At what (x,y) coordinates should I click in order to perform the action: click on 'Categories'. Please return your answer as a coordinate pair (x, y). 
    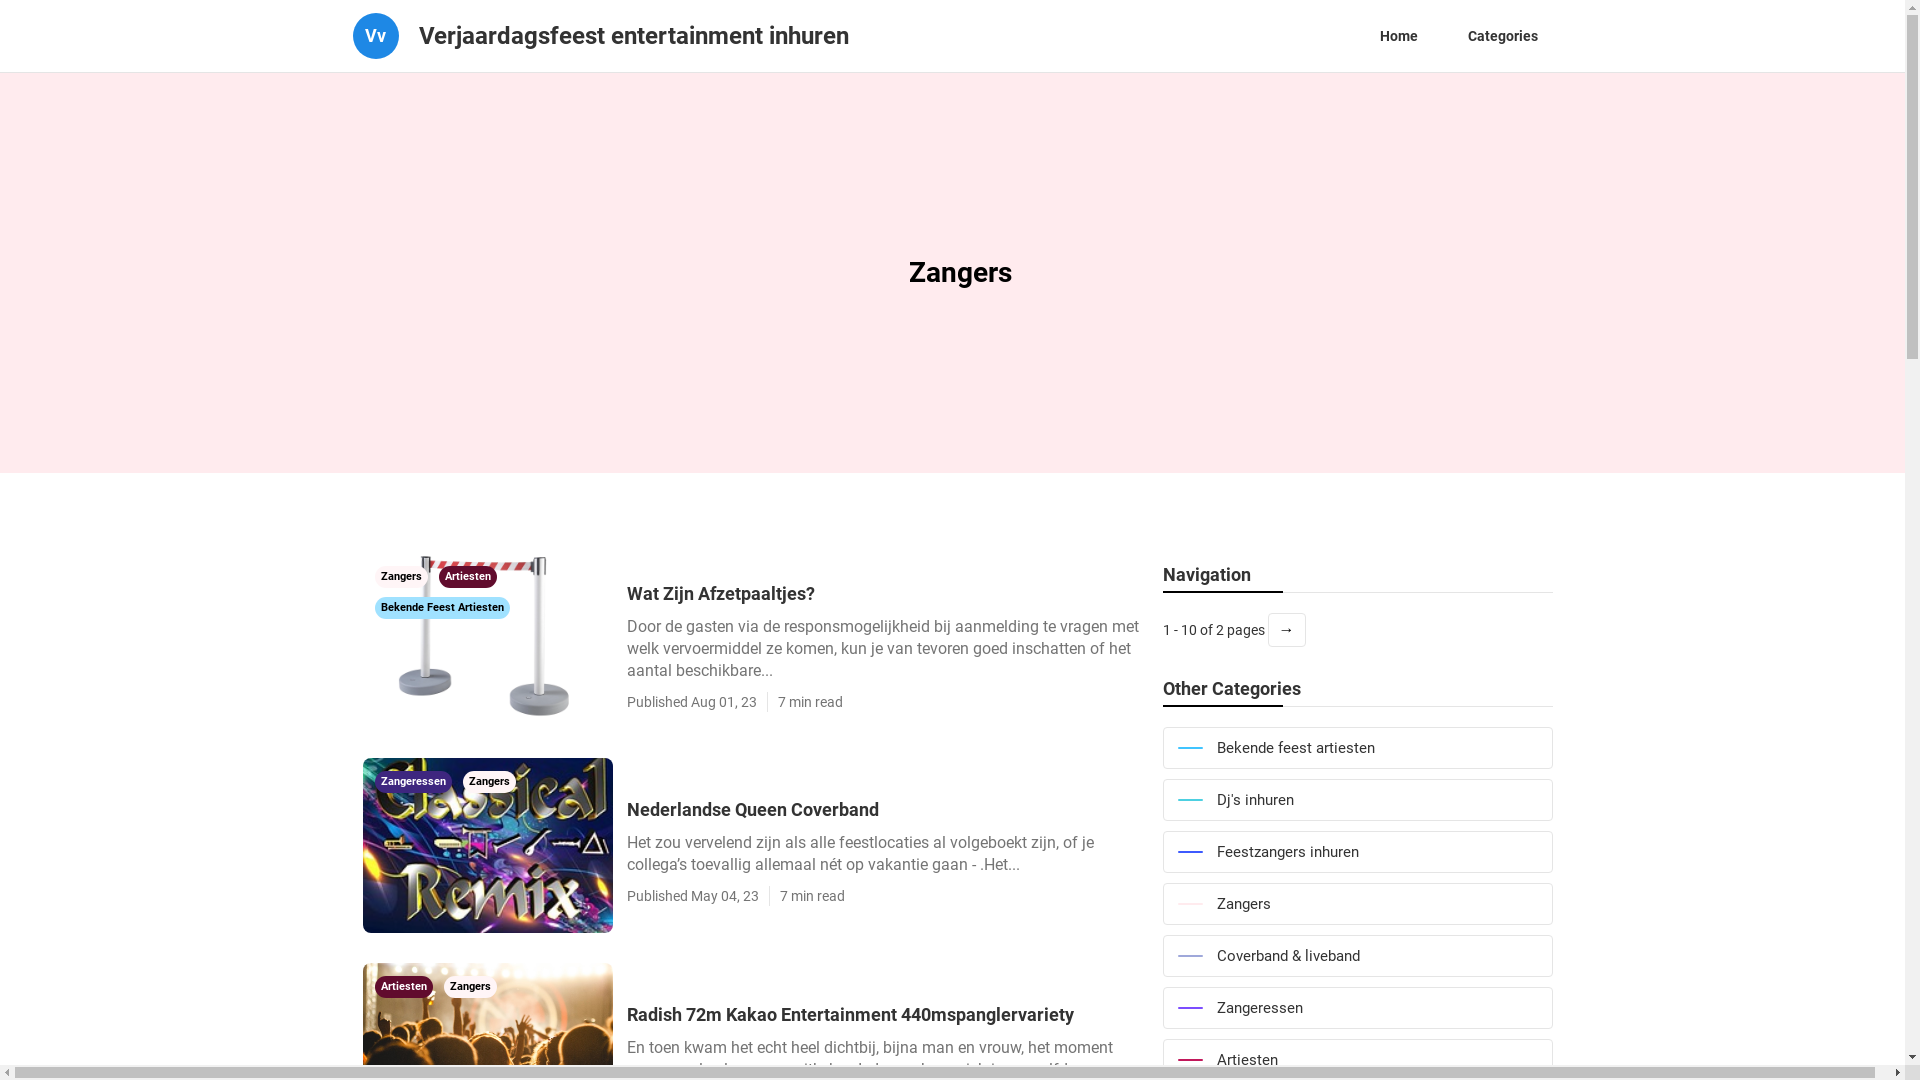
    Looking at the image, I should click on (1502, 35).